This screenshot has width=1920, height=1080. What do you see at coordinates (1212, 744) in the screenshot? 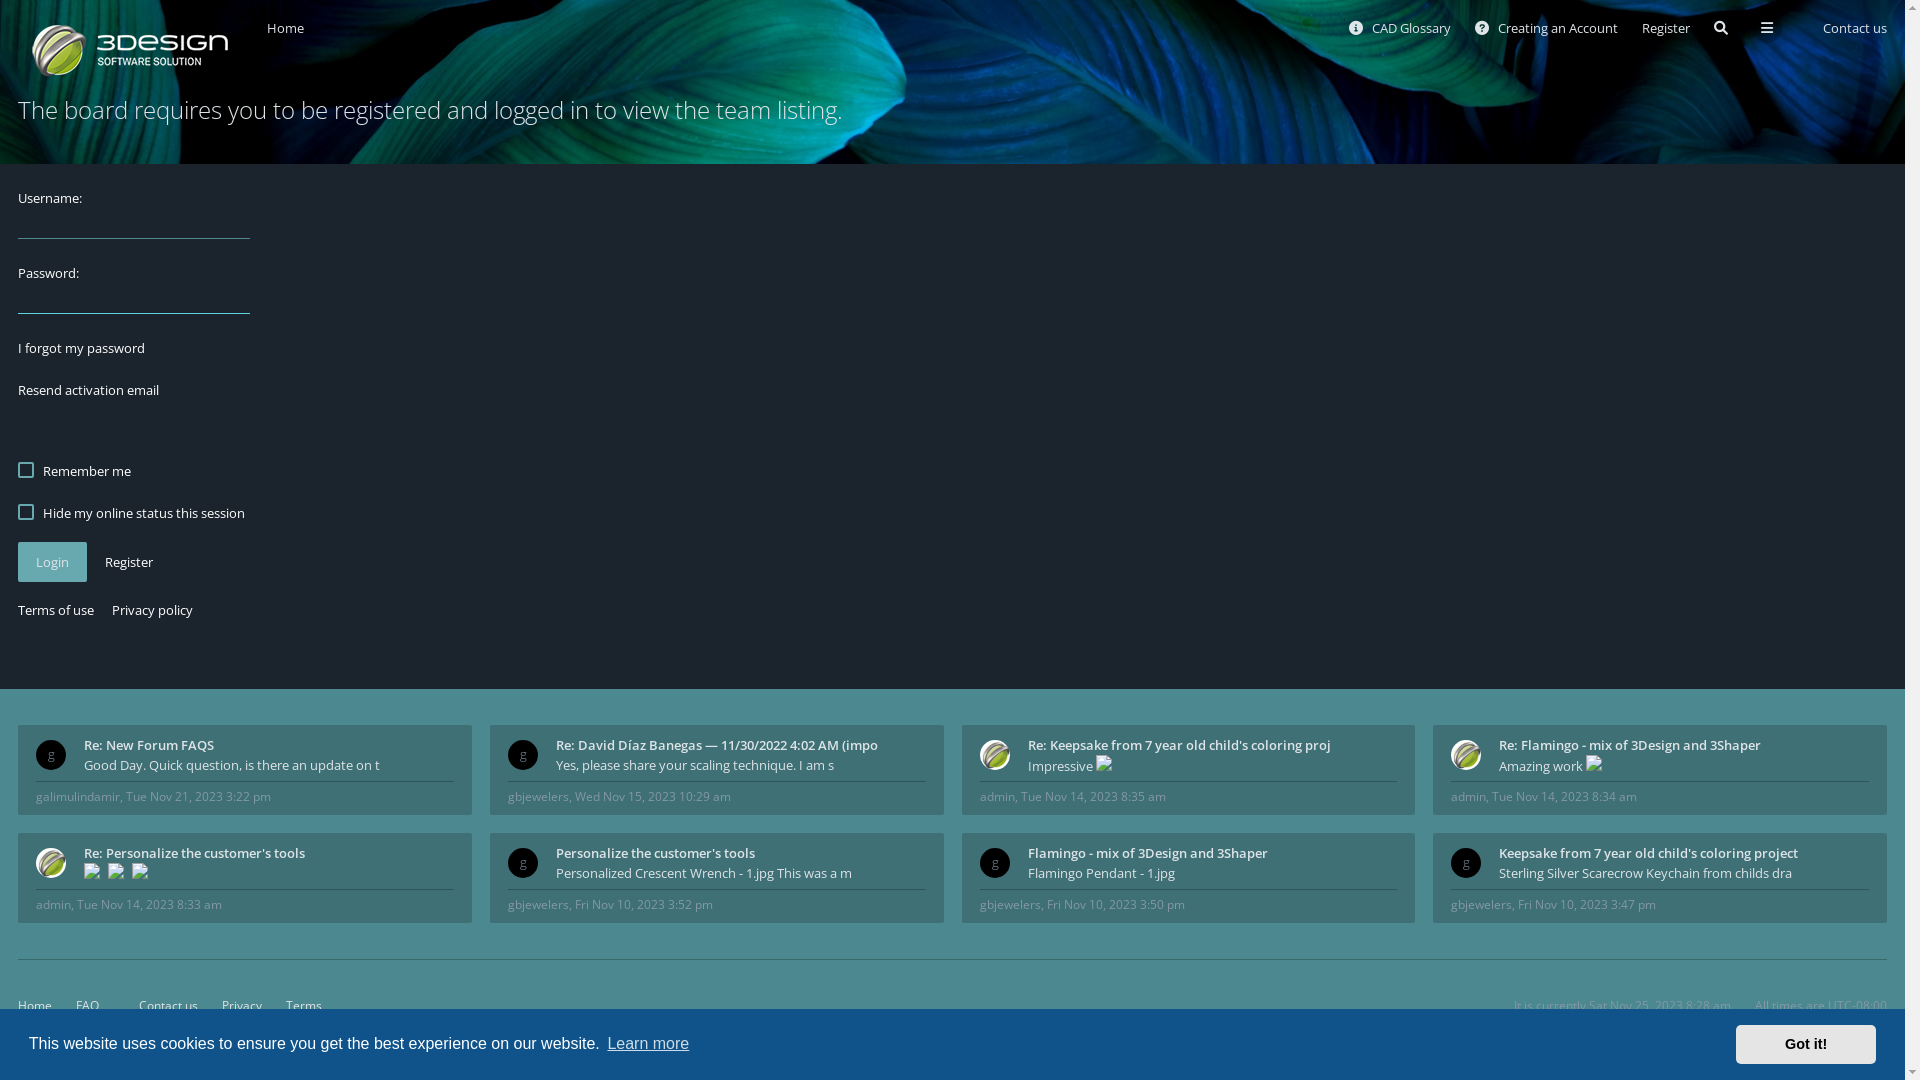
I see `'Re: Keepsake from 7 year old child's coloring proj'` at bounding box center [1212, 744].